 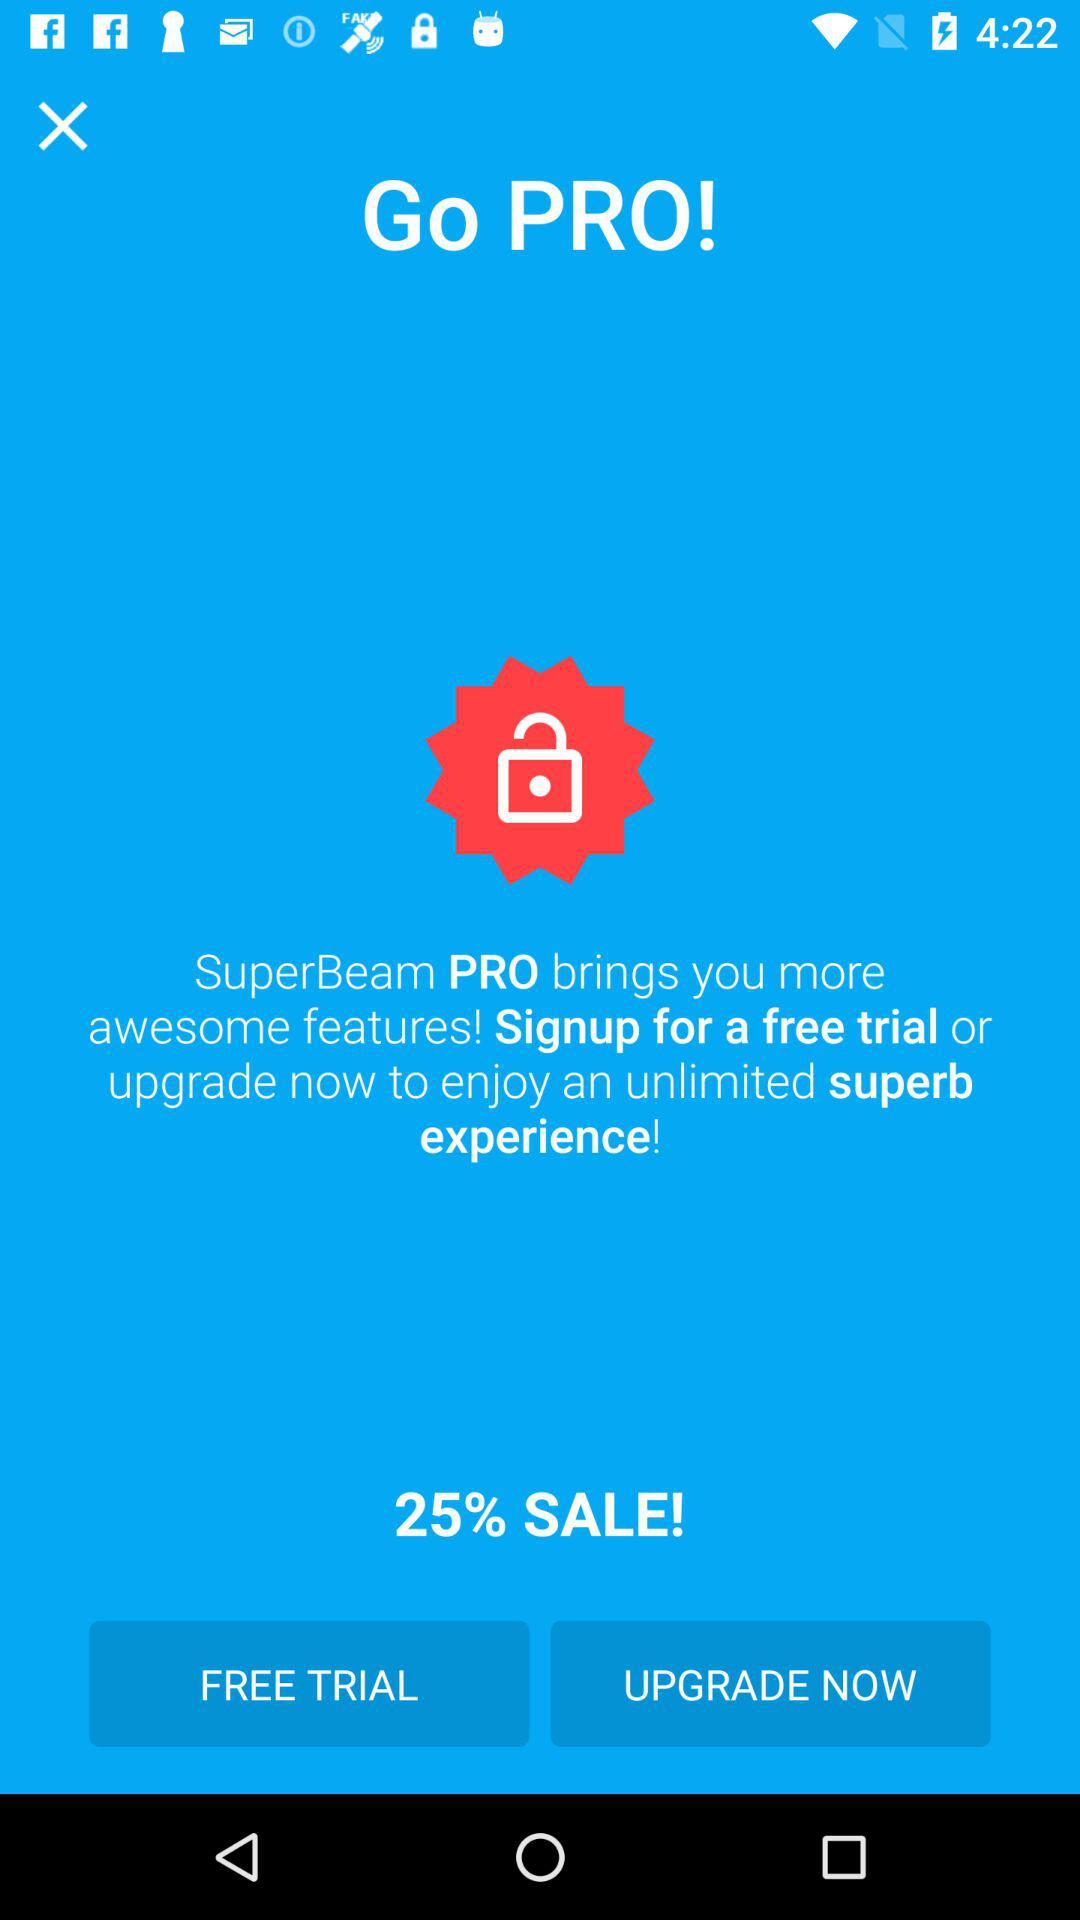 I want to click on exit the screen, so click(x=61, y=124).